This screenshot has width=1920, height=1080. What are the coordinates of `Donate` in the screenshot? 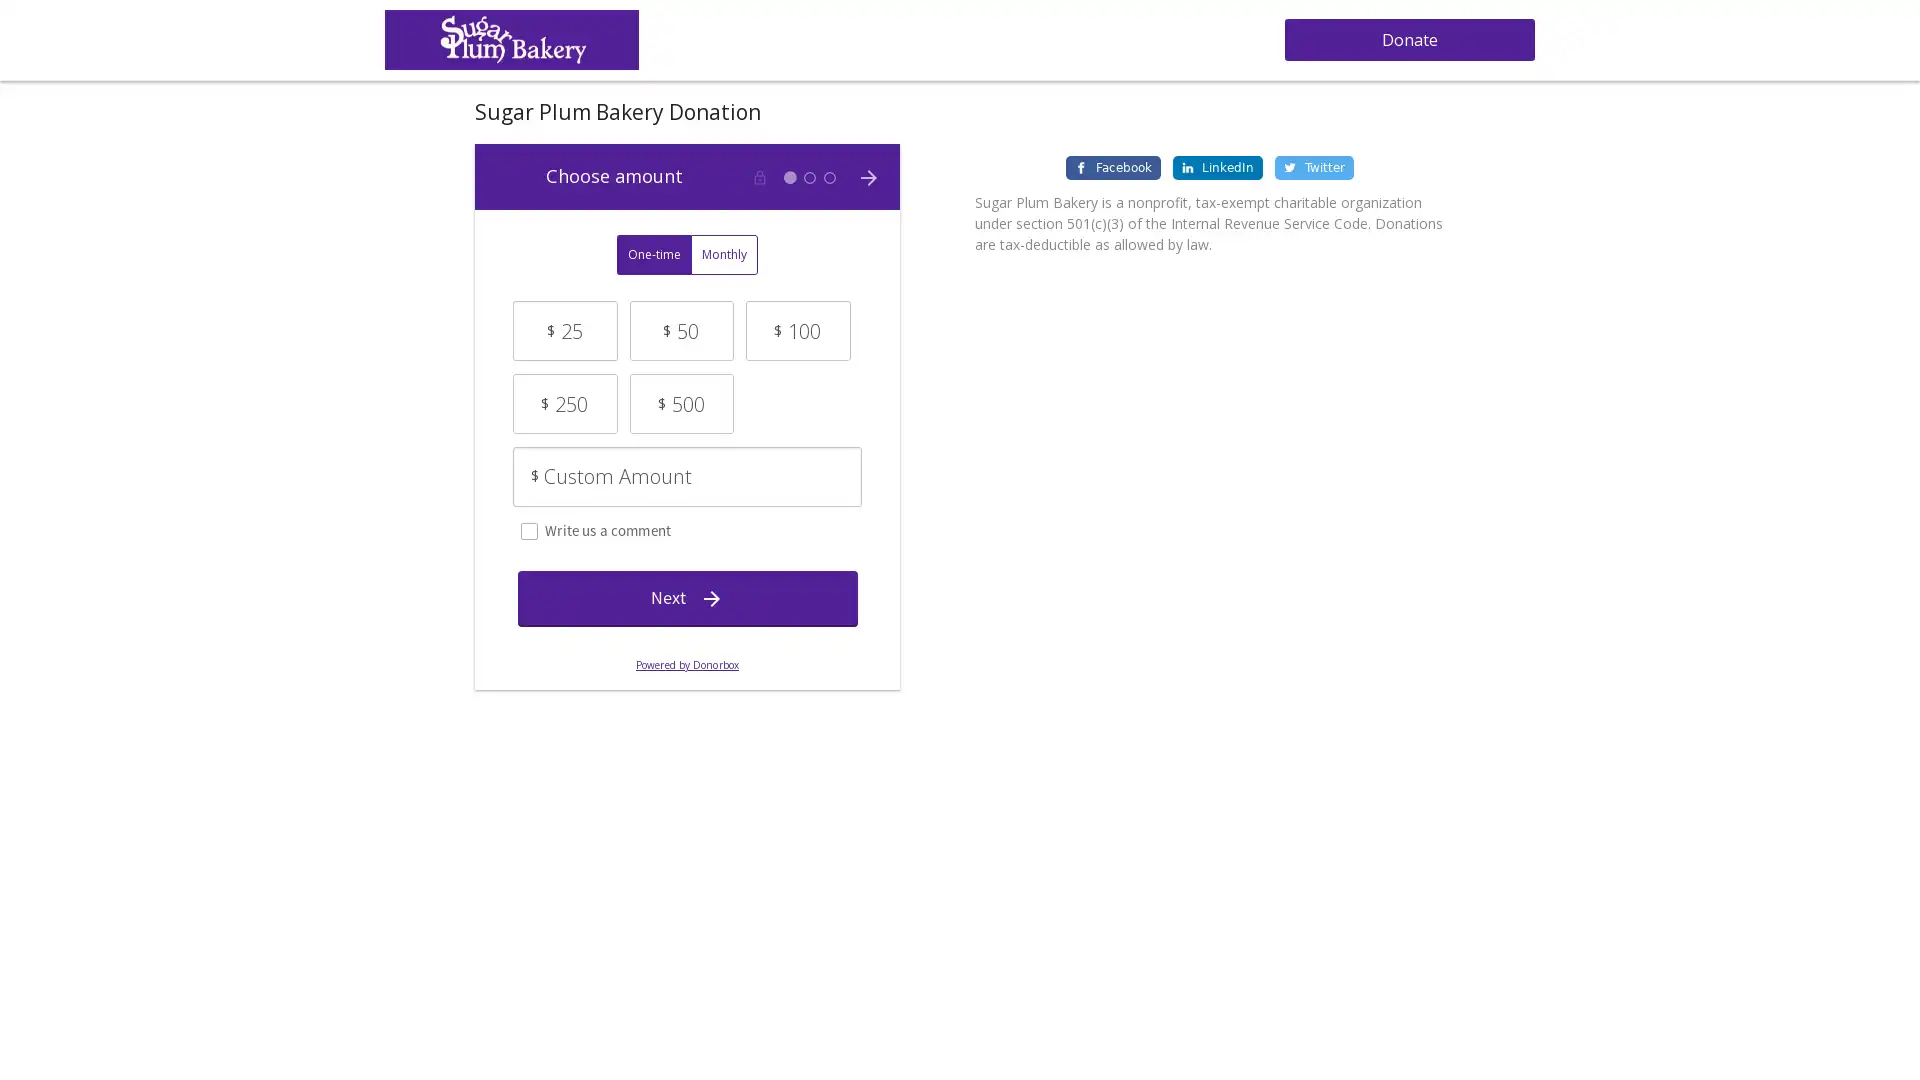 It's located at (1408, 39).